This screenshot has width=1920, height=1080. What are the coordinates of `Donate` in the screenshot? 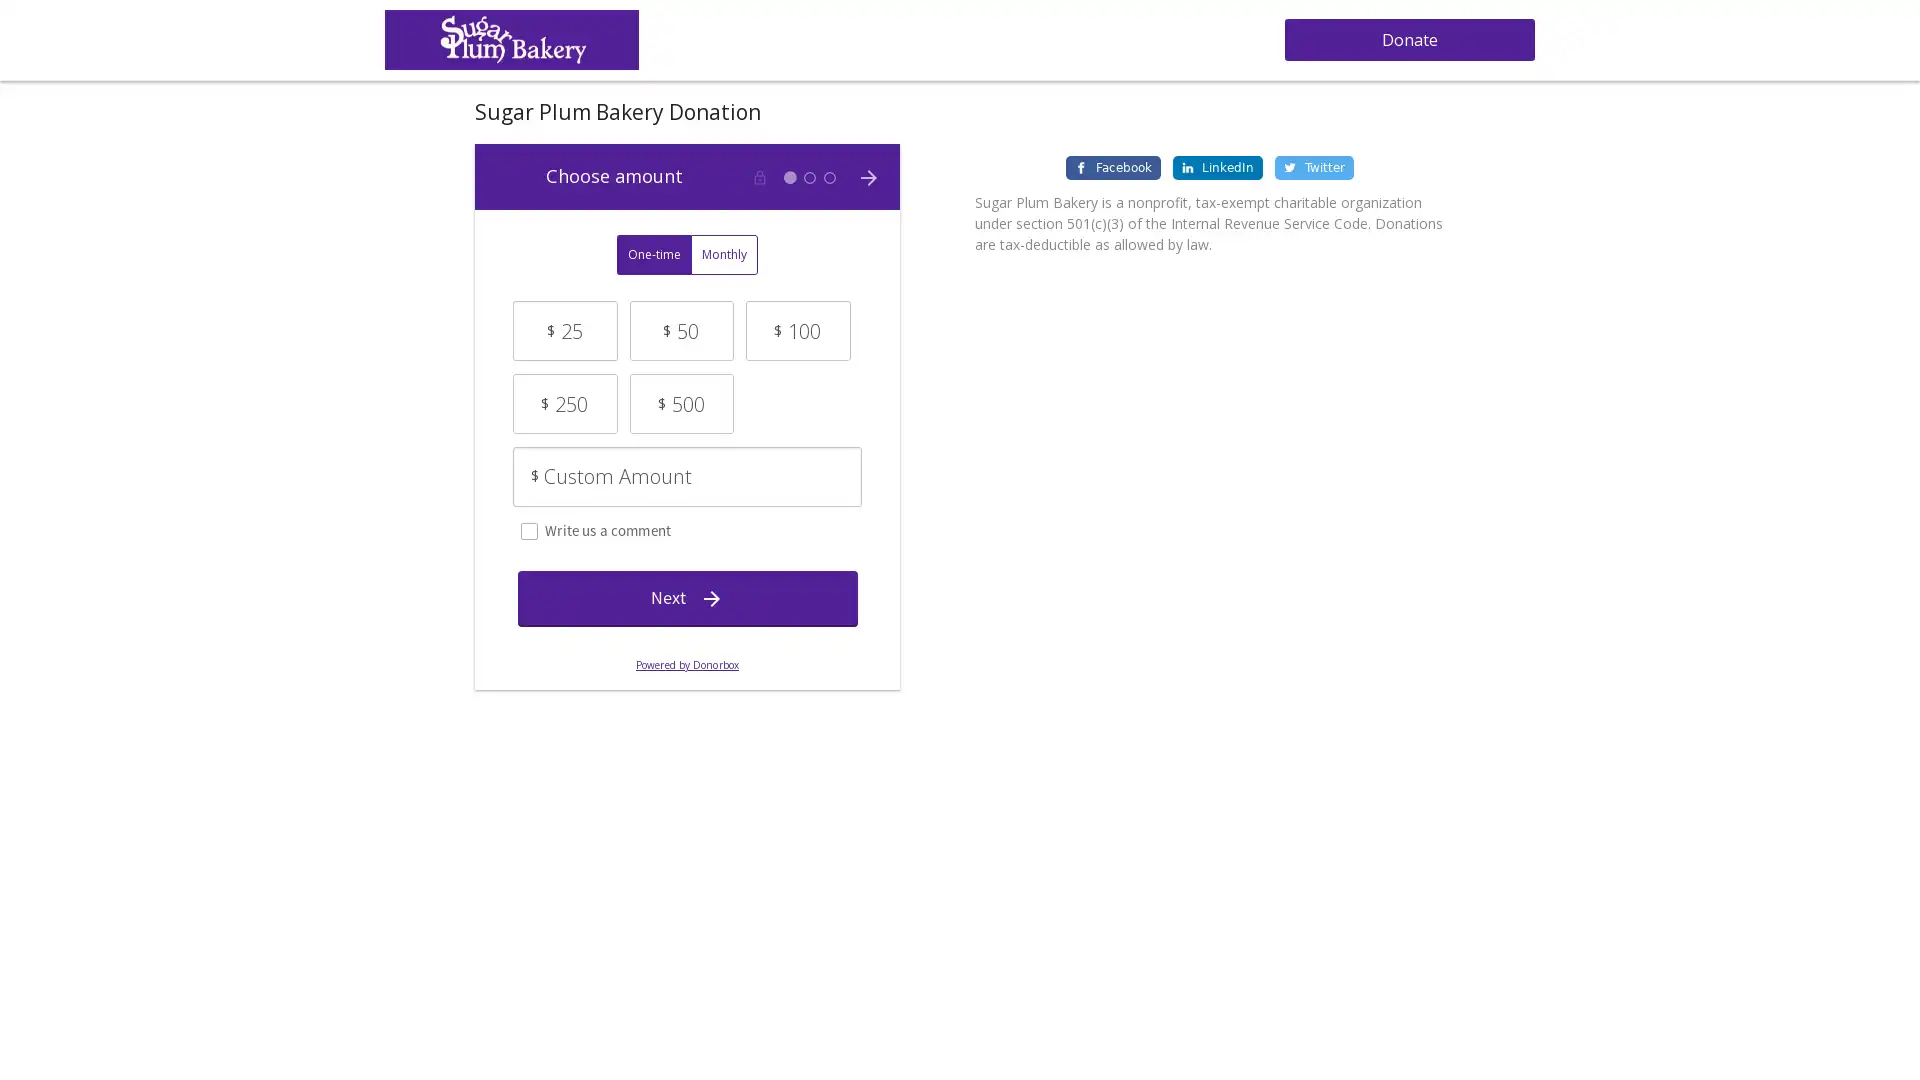 It's located at (1408, 39).